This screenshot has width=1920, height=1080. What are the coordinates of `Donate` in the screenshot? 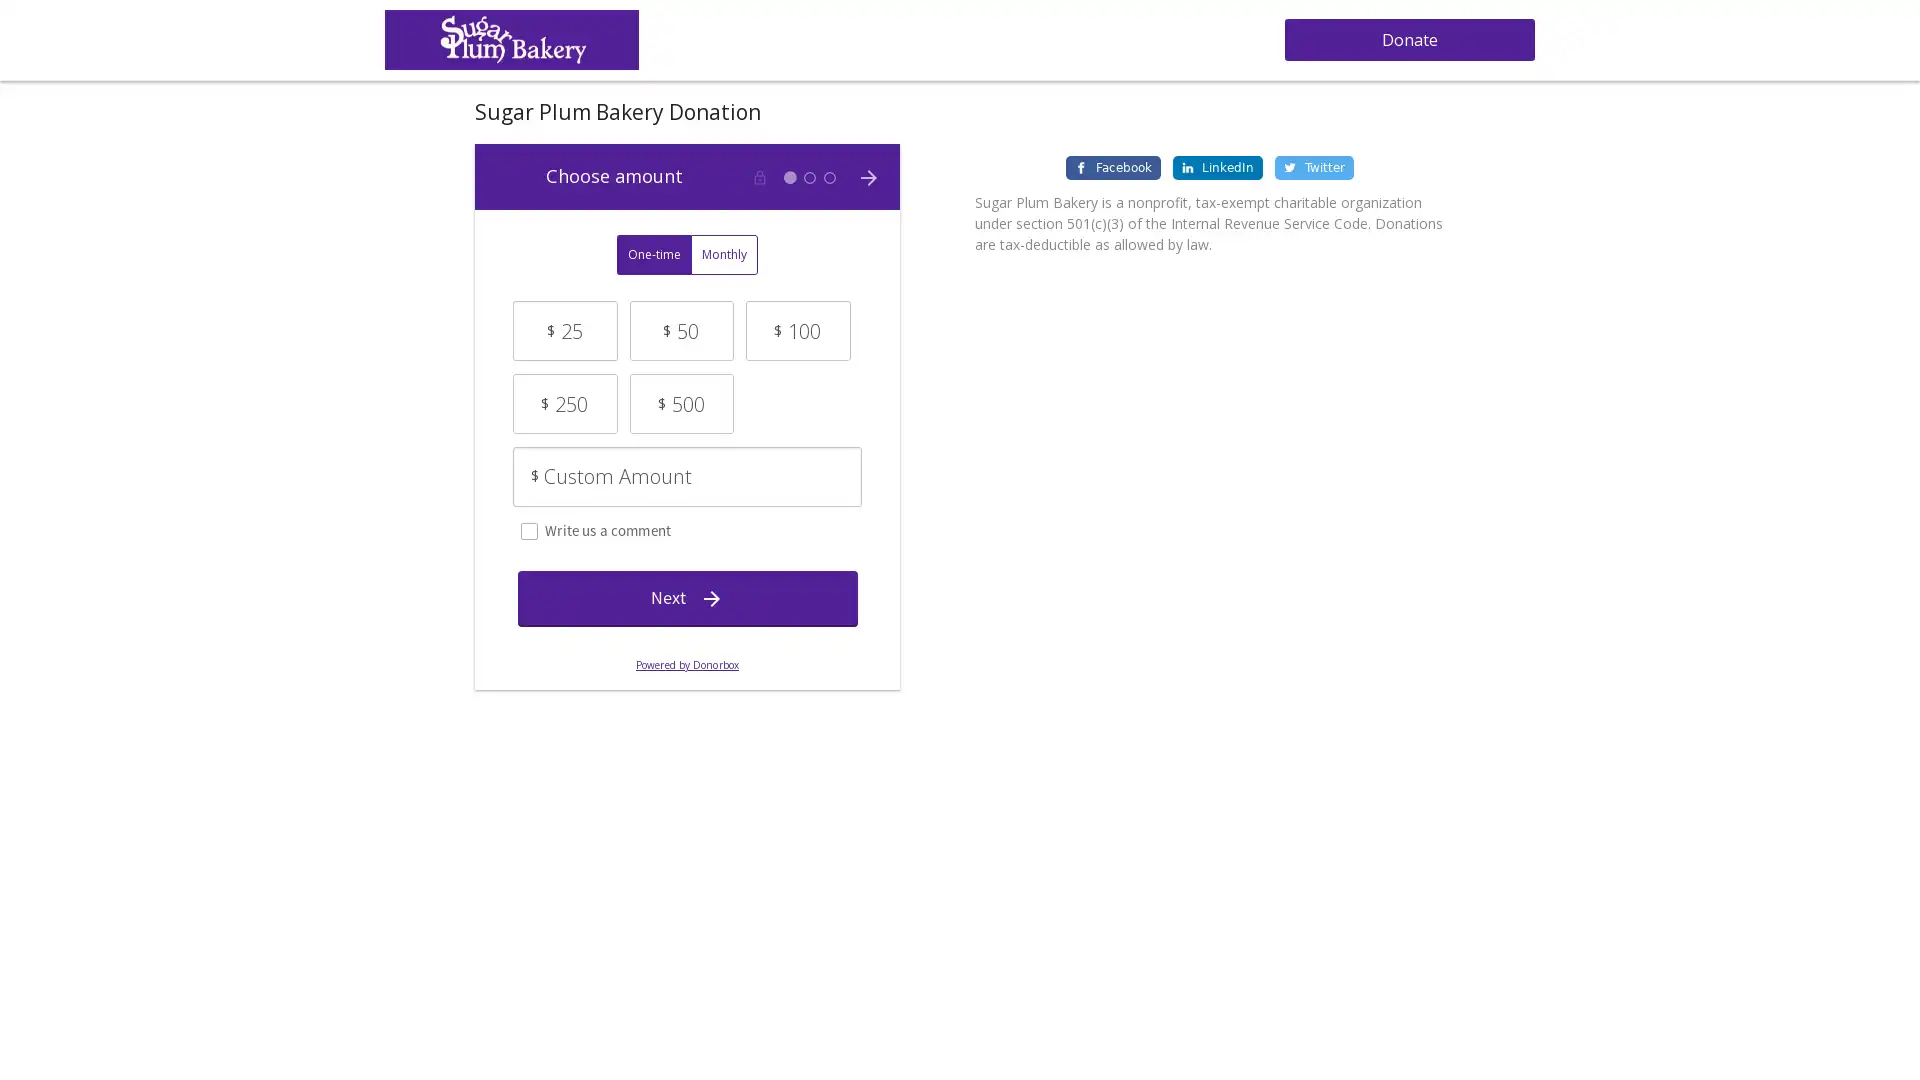 It's located at (1408, 39).